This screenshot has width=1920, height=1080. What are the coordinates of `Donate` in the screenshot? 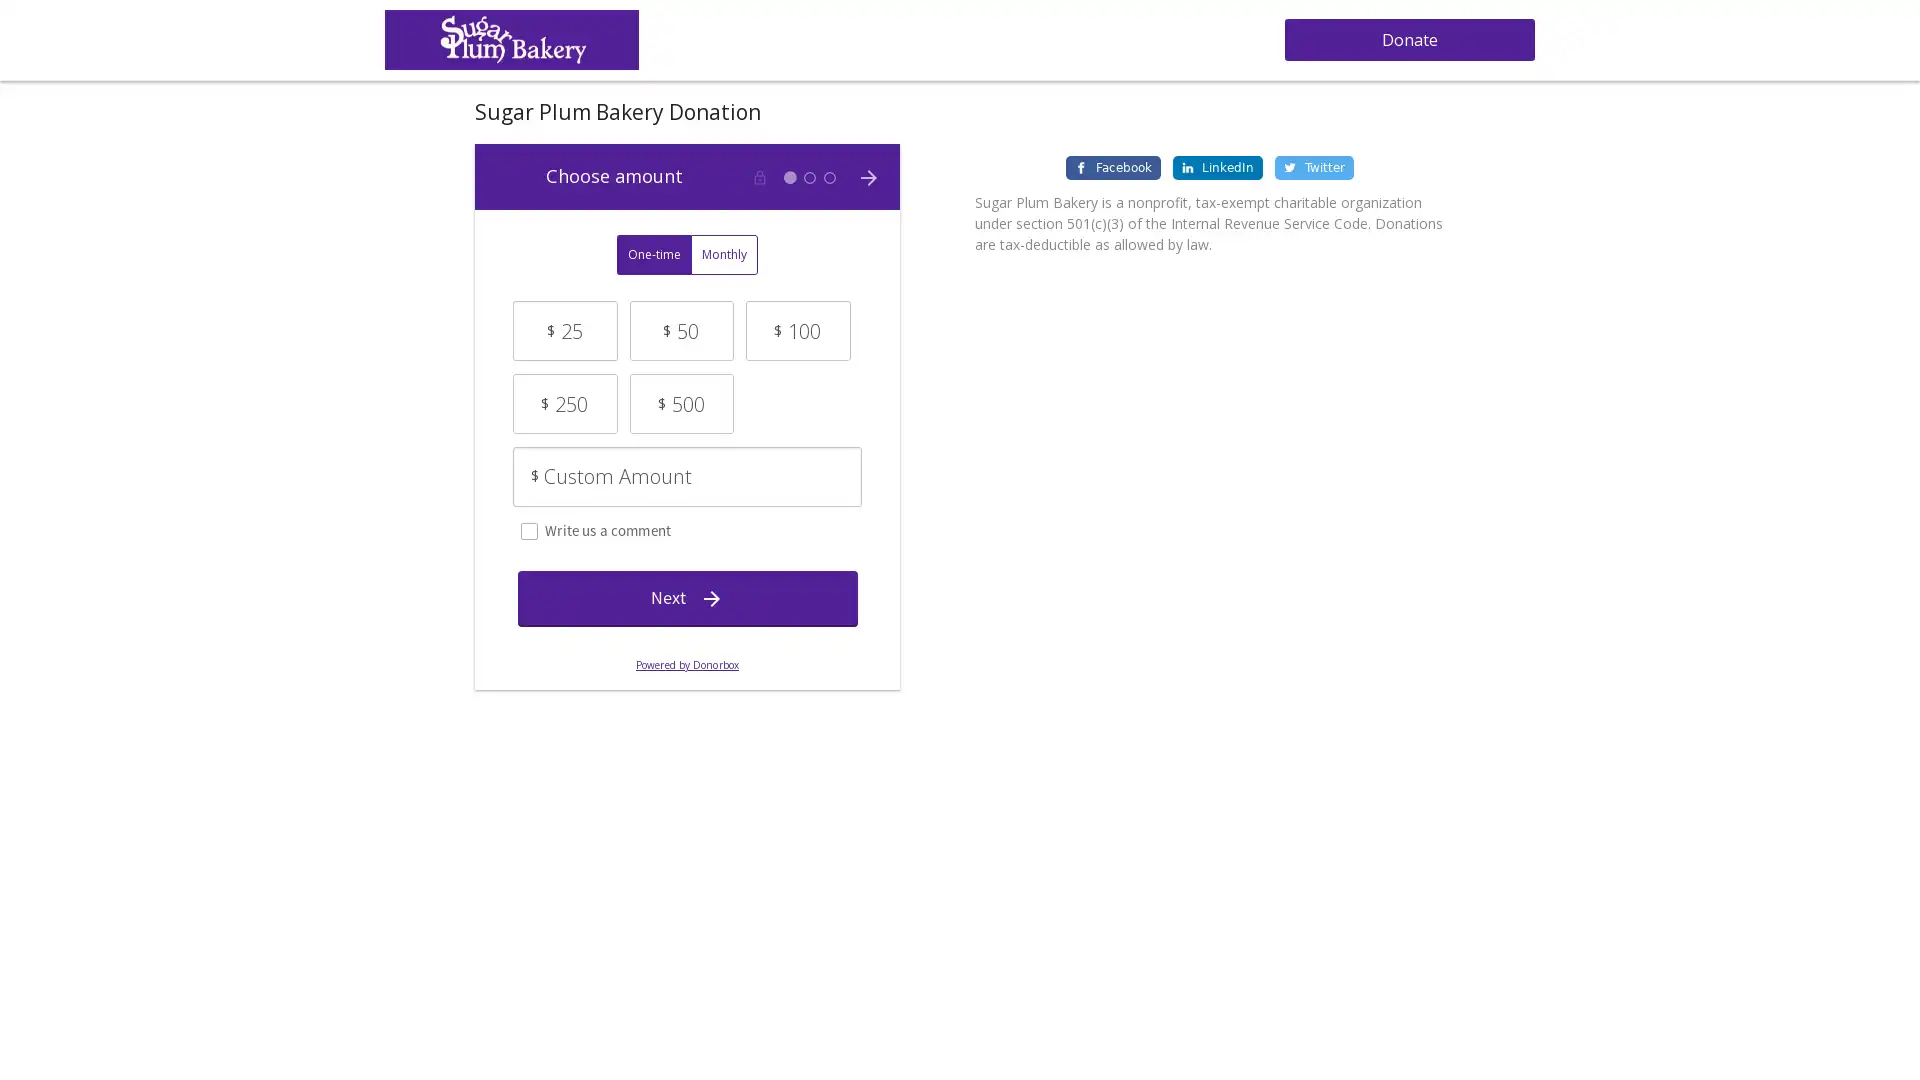 It's located at (1408, 39).